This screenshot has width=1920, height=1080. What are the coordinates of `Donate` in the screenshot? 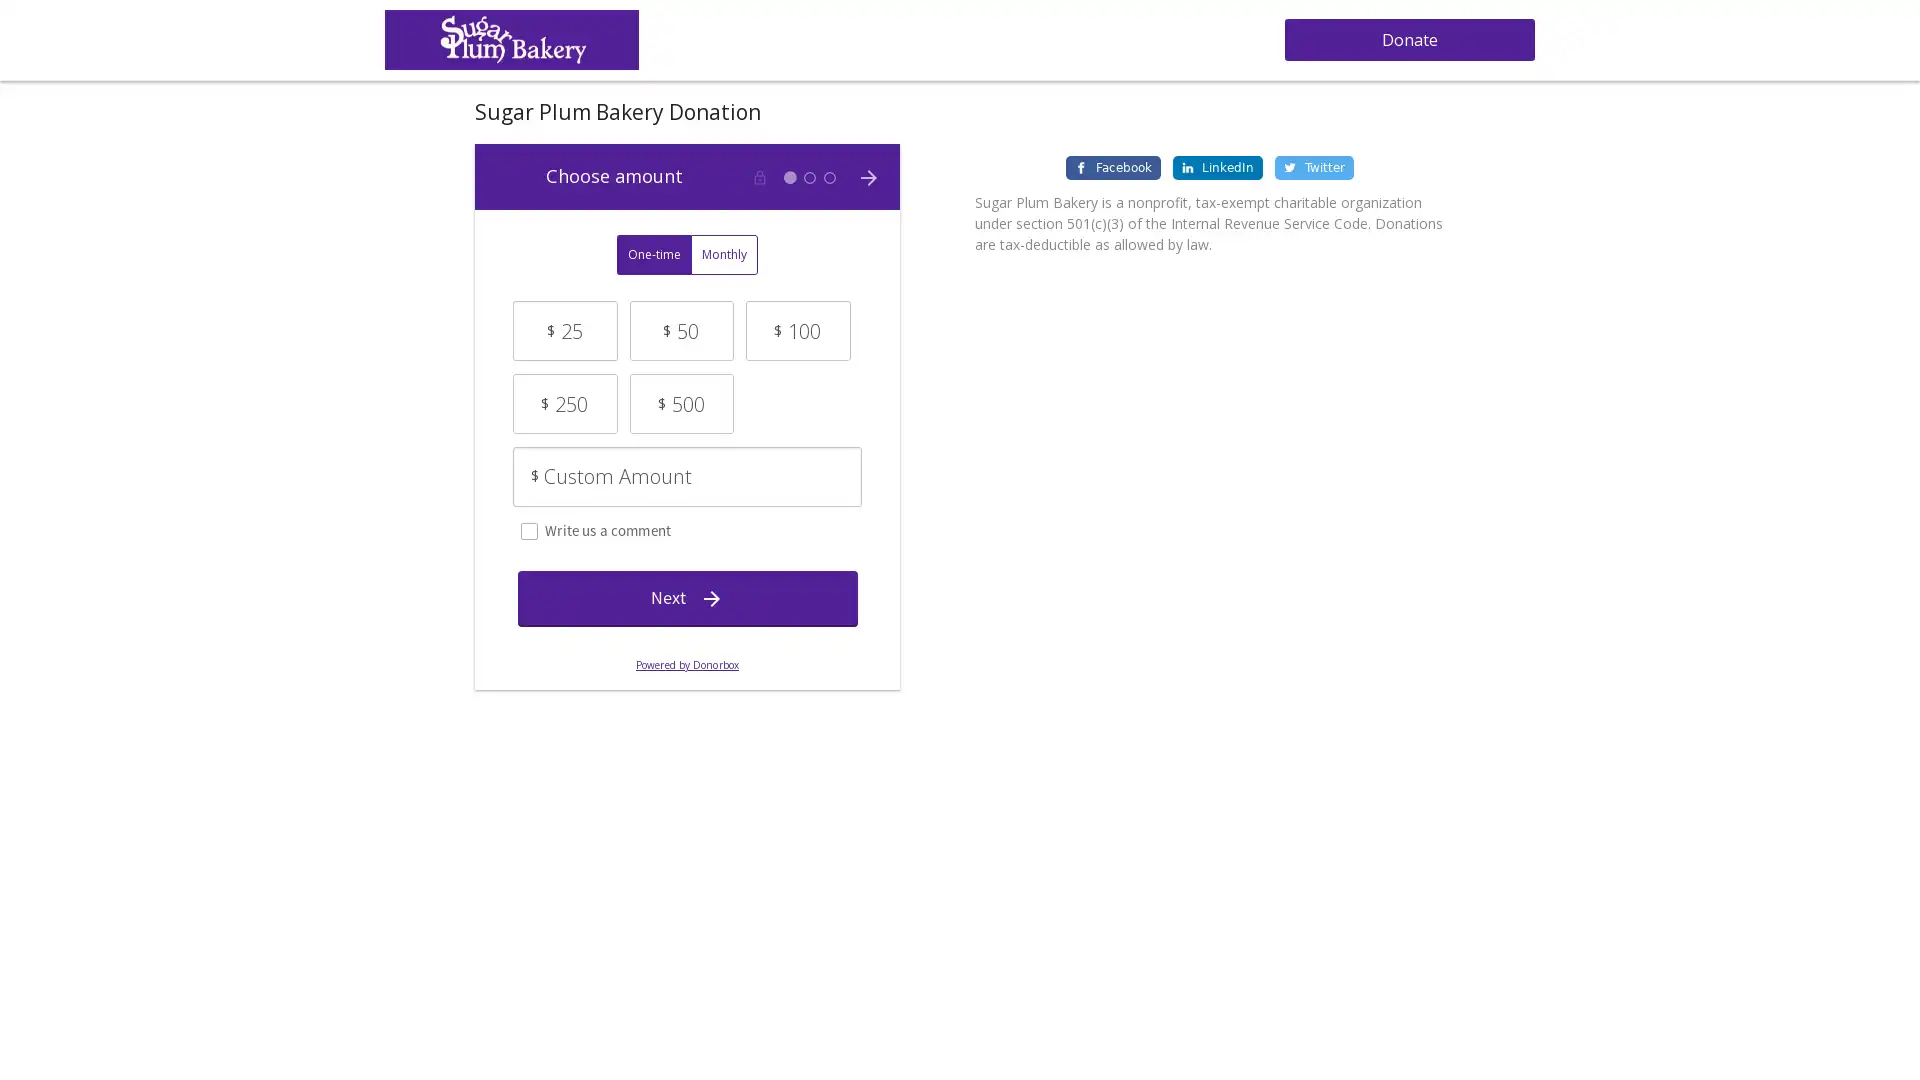 It's located at (1408, 39).